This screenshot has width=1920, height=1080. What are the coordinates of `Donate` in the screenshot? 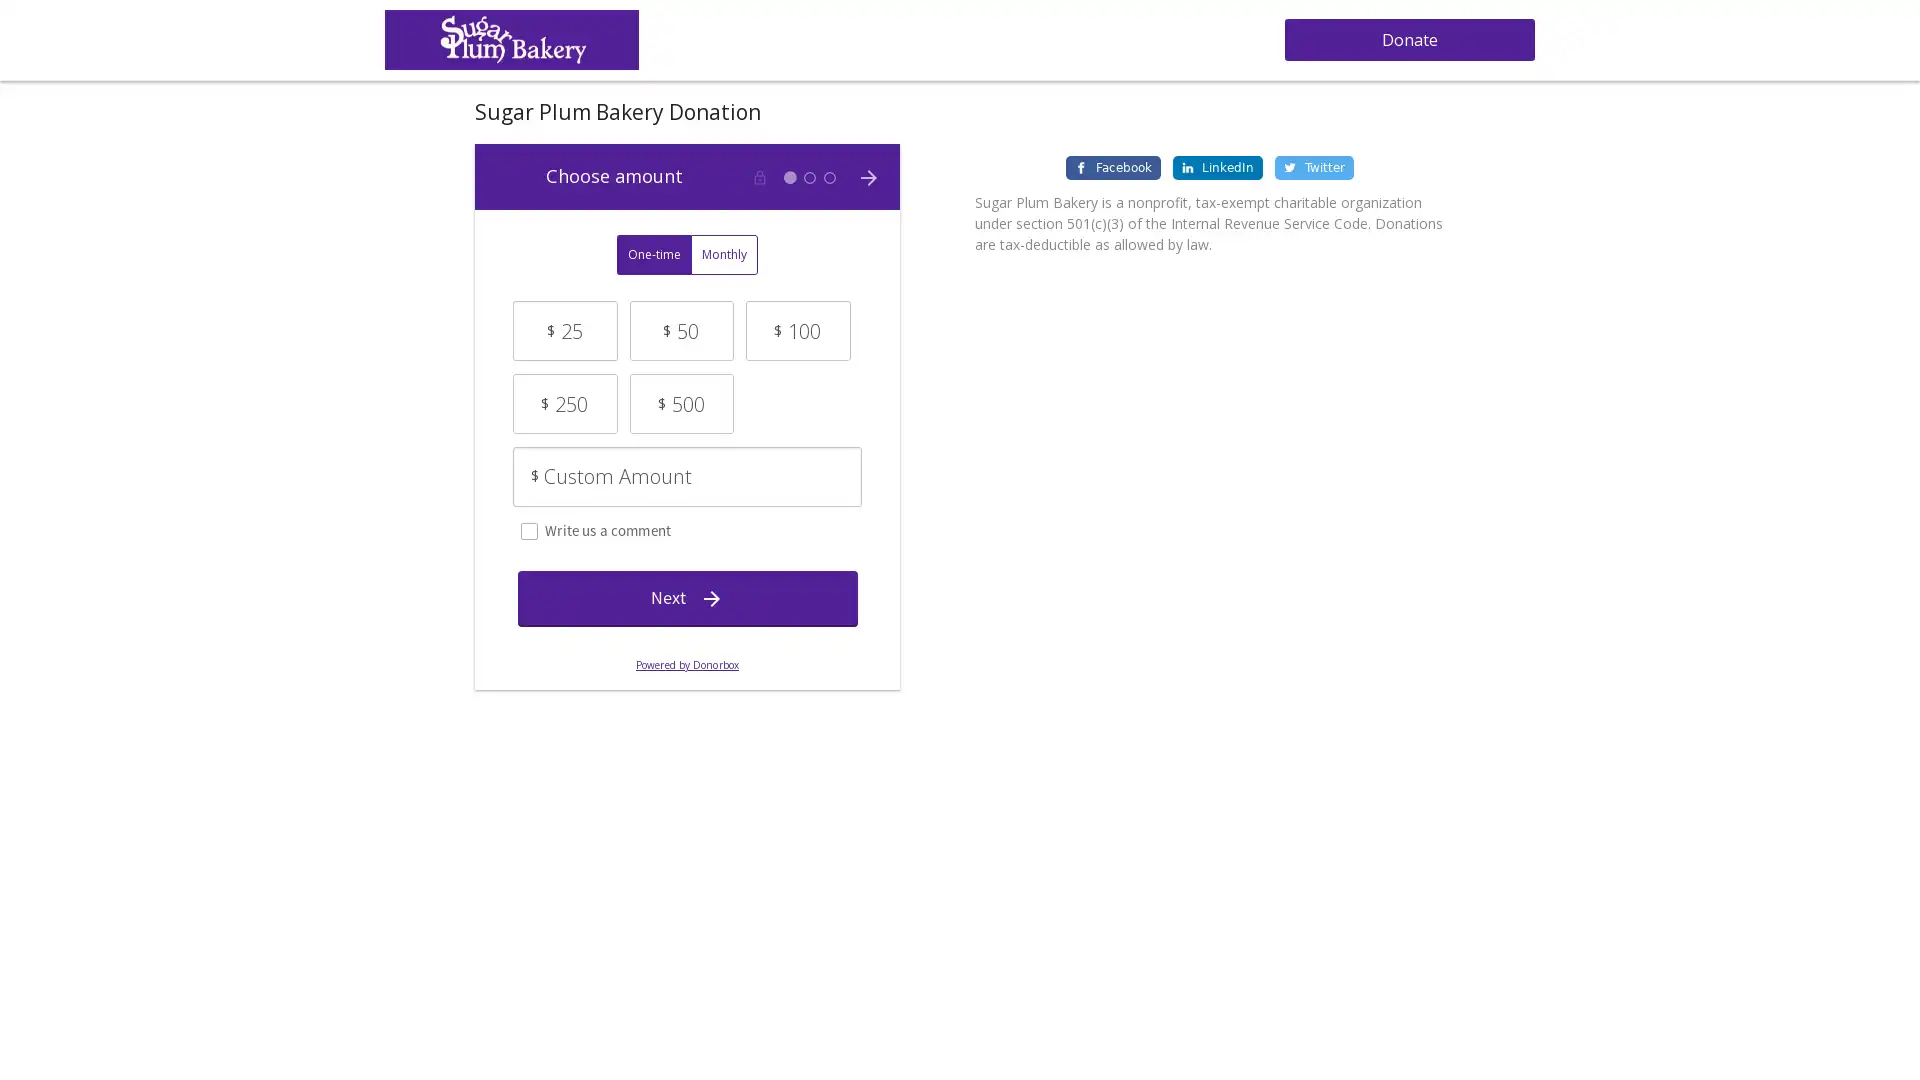 It's located at (1408, 39).